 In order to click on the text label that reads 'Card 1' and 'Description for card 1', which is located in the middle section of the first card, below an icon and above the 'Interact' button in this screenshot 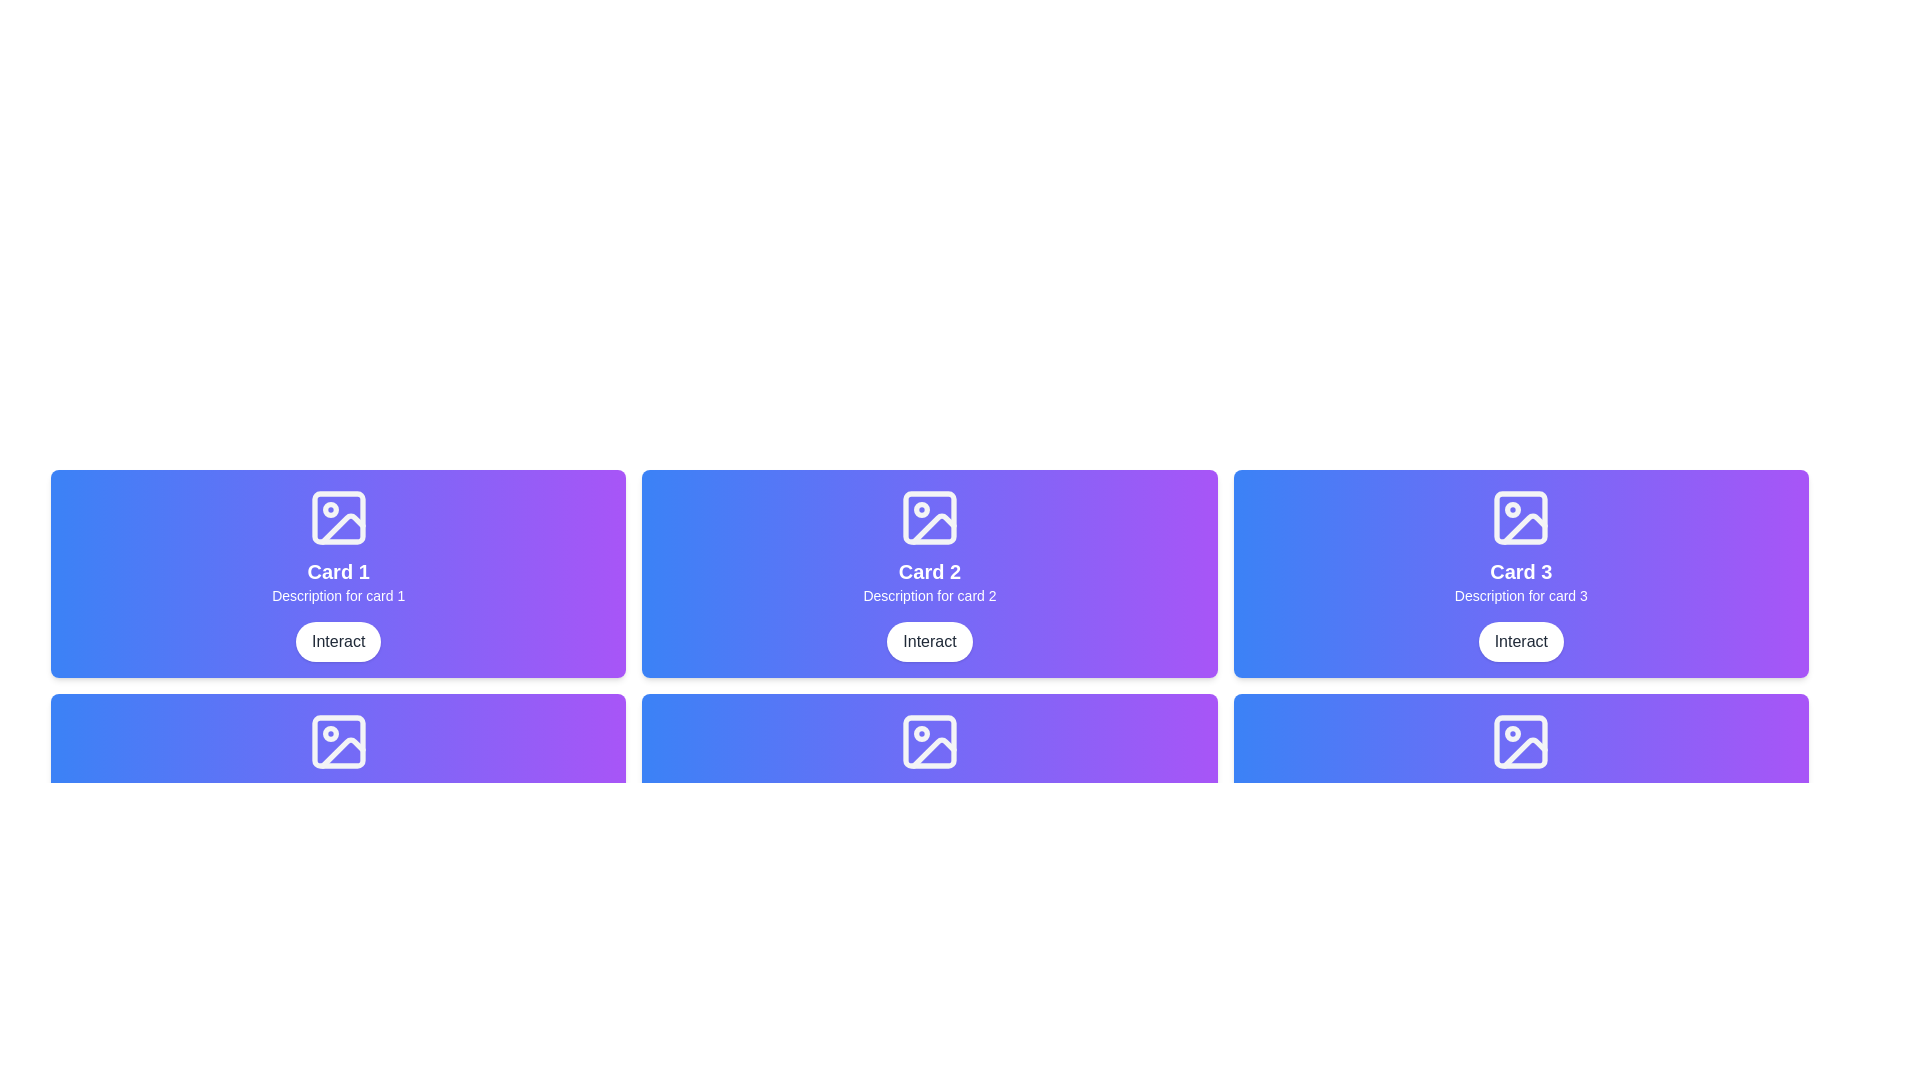, I will do `click(338, 582)`.